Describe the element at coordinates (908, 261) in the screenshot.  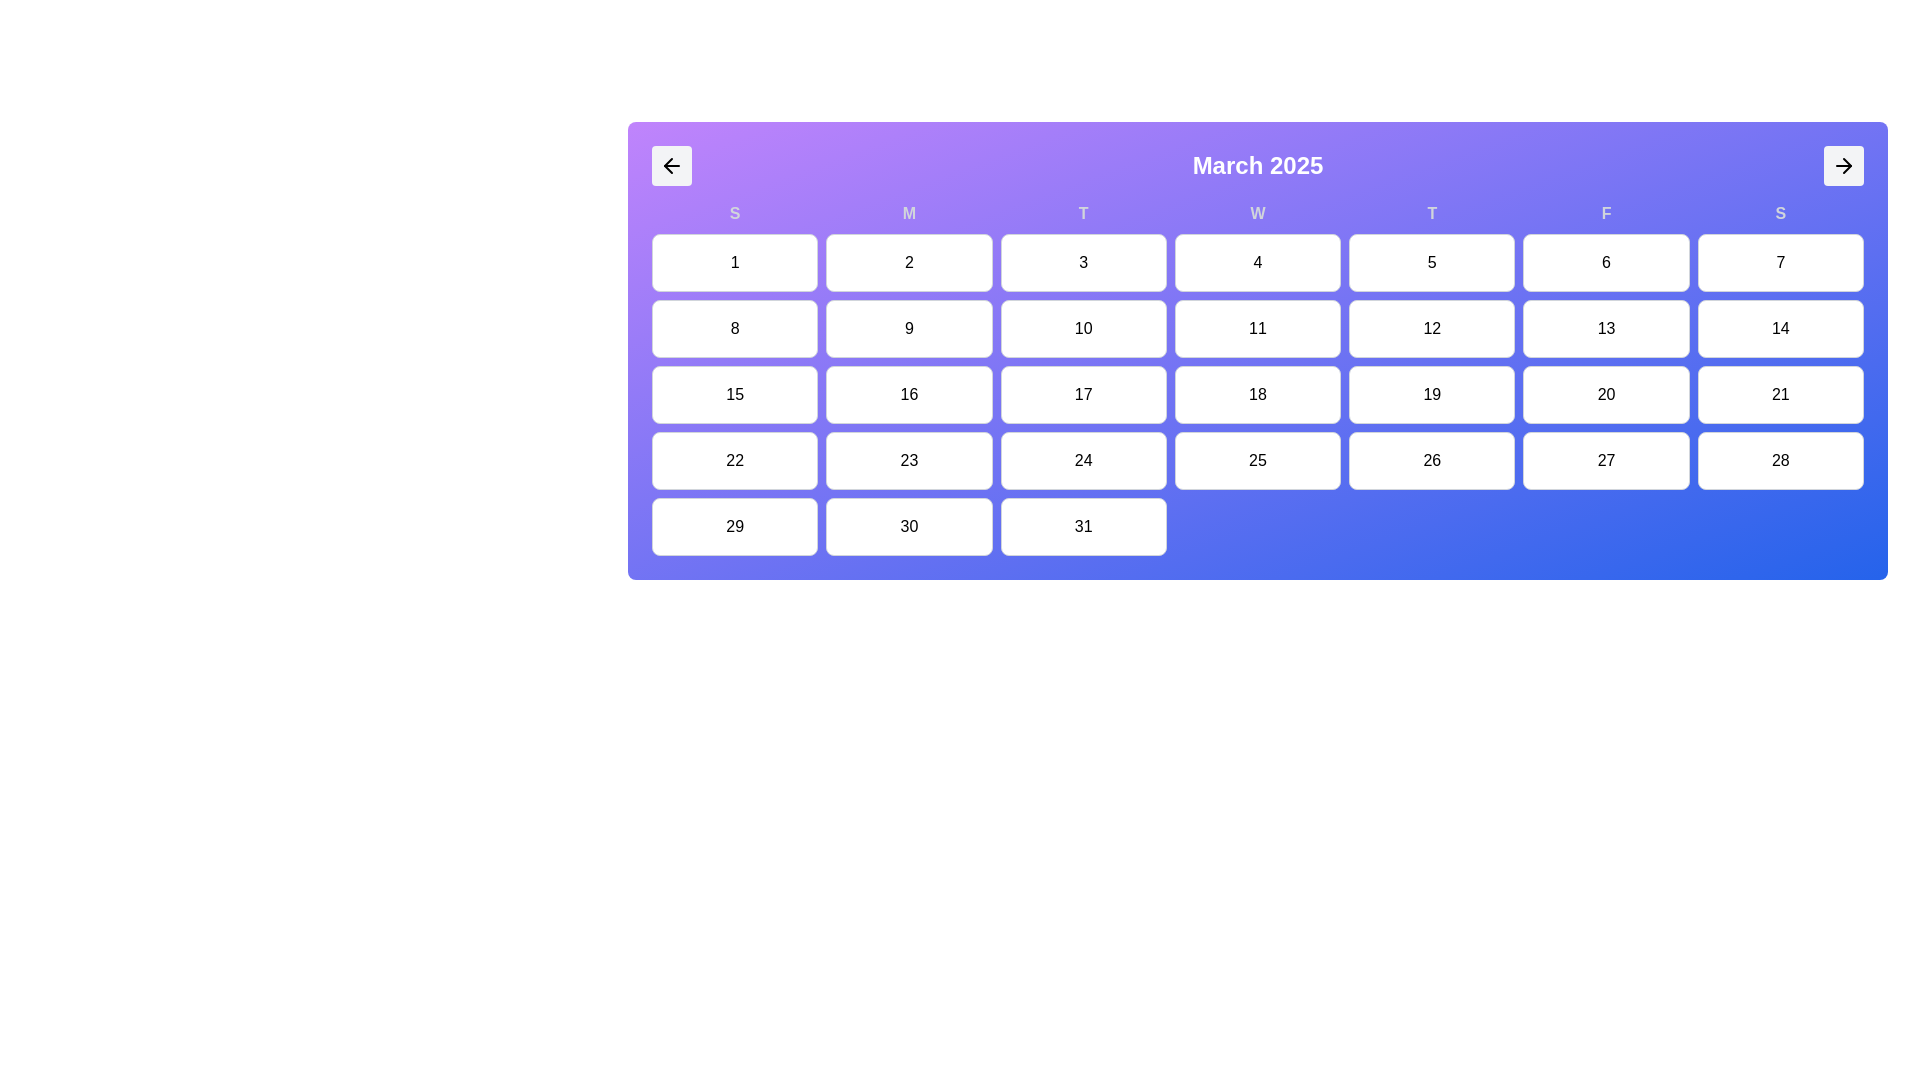
I see `the button displaying the number '2', which is a rectangular button with a white background and rounded corners, located in a grid structure of calendar dates` at that location.